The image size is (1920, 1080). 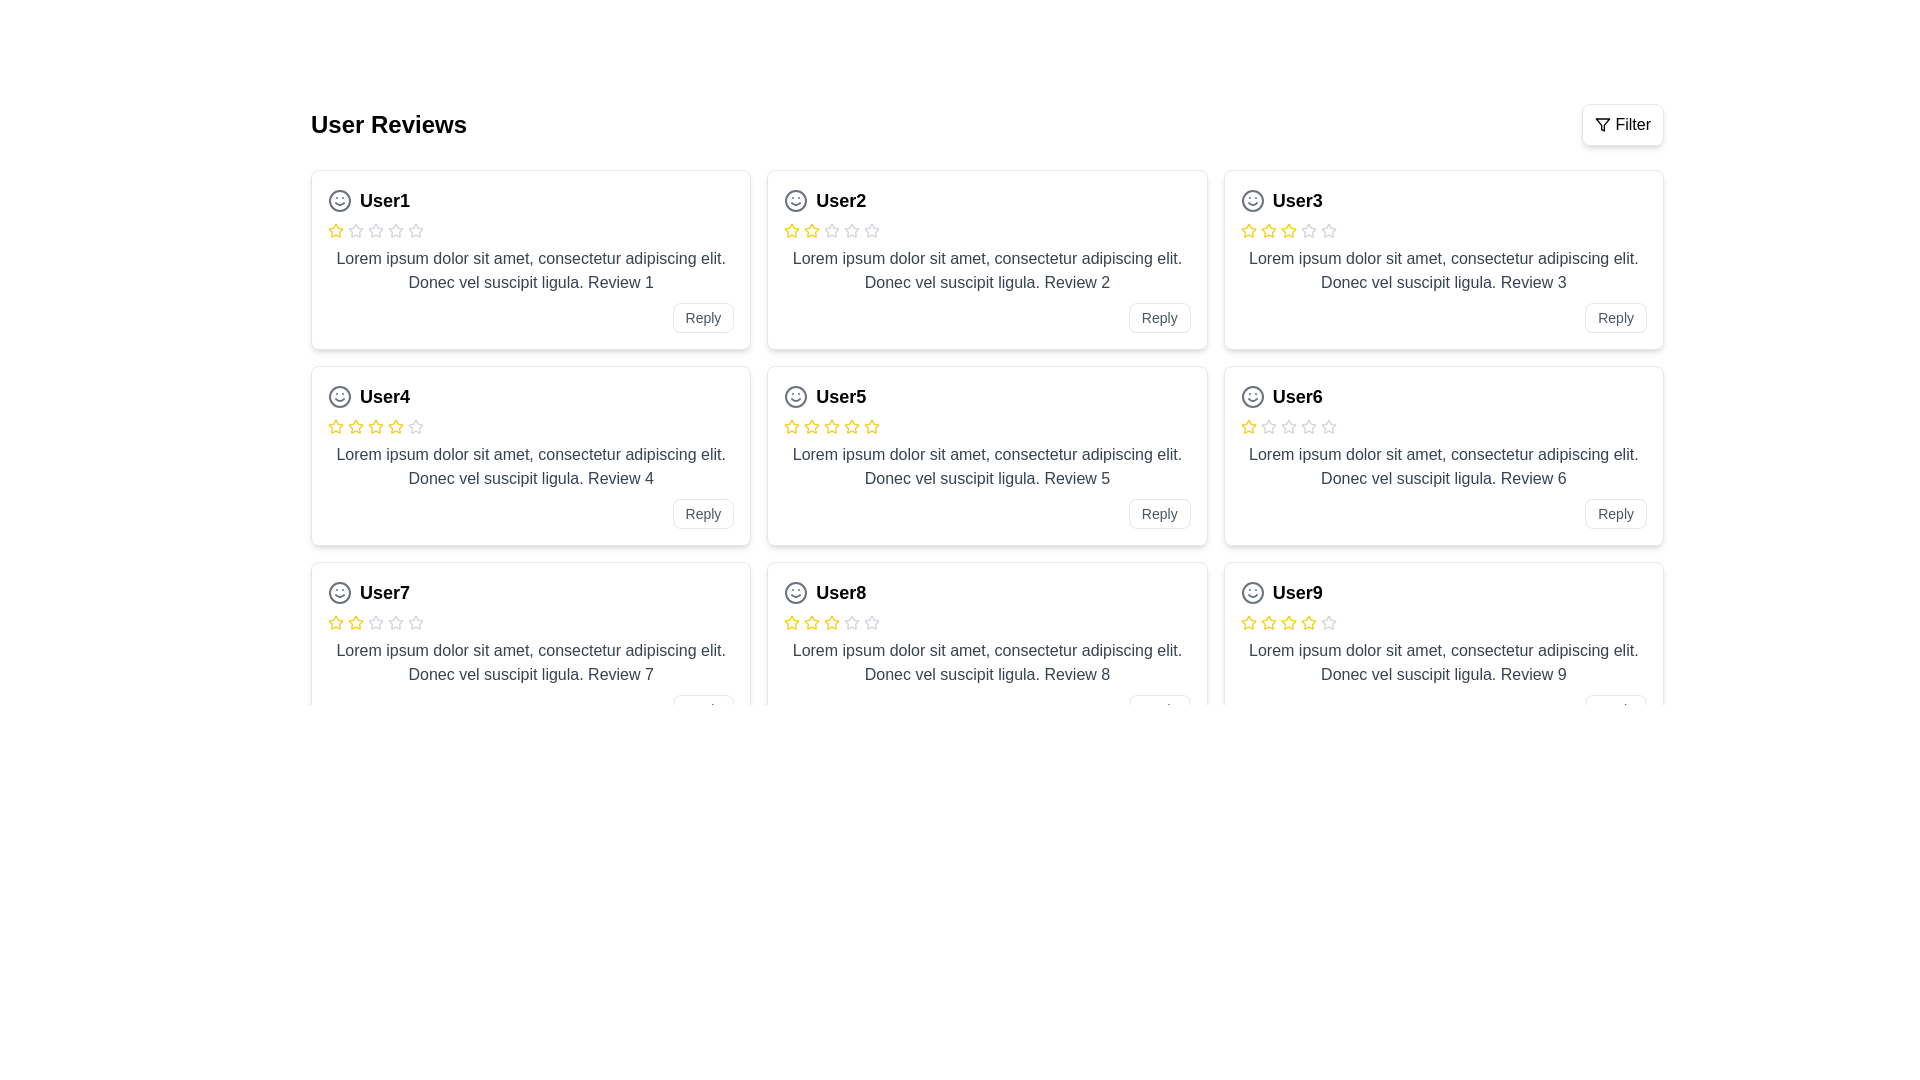 I want to click on the yellow star icon, which is the third in a sequence of six stars used for rating in the review layout for 'User4', positioned in the second row, left of the text, so click(x=355, y=426).